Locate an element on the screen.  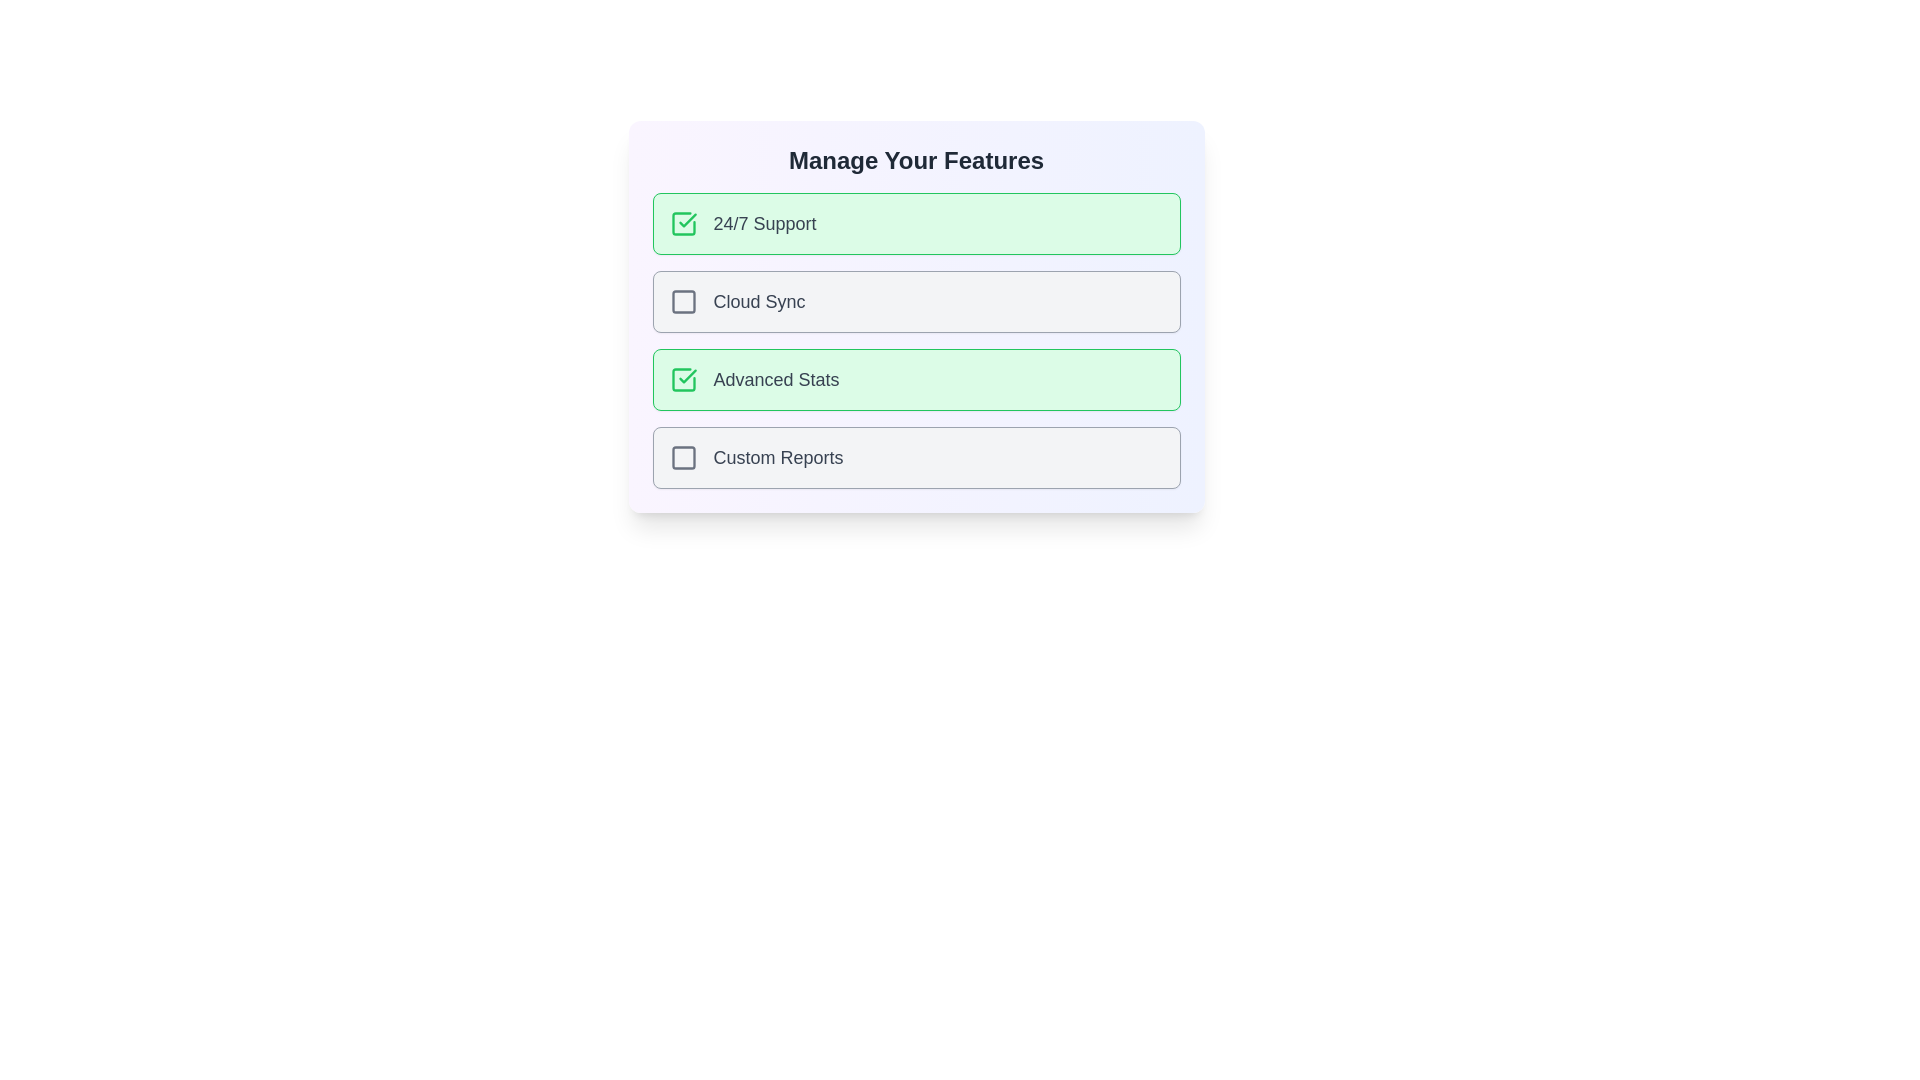
the Checkbox icon, represented as a green checkmark in a square outline, located in the left section of the first item in the '24/7 Support' list is located at coordinates (683, 223).